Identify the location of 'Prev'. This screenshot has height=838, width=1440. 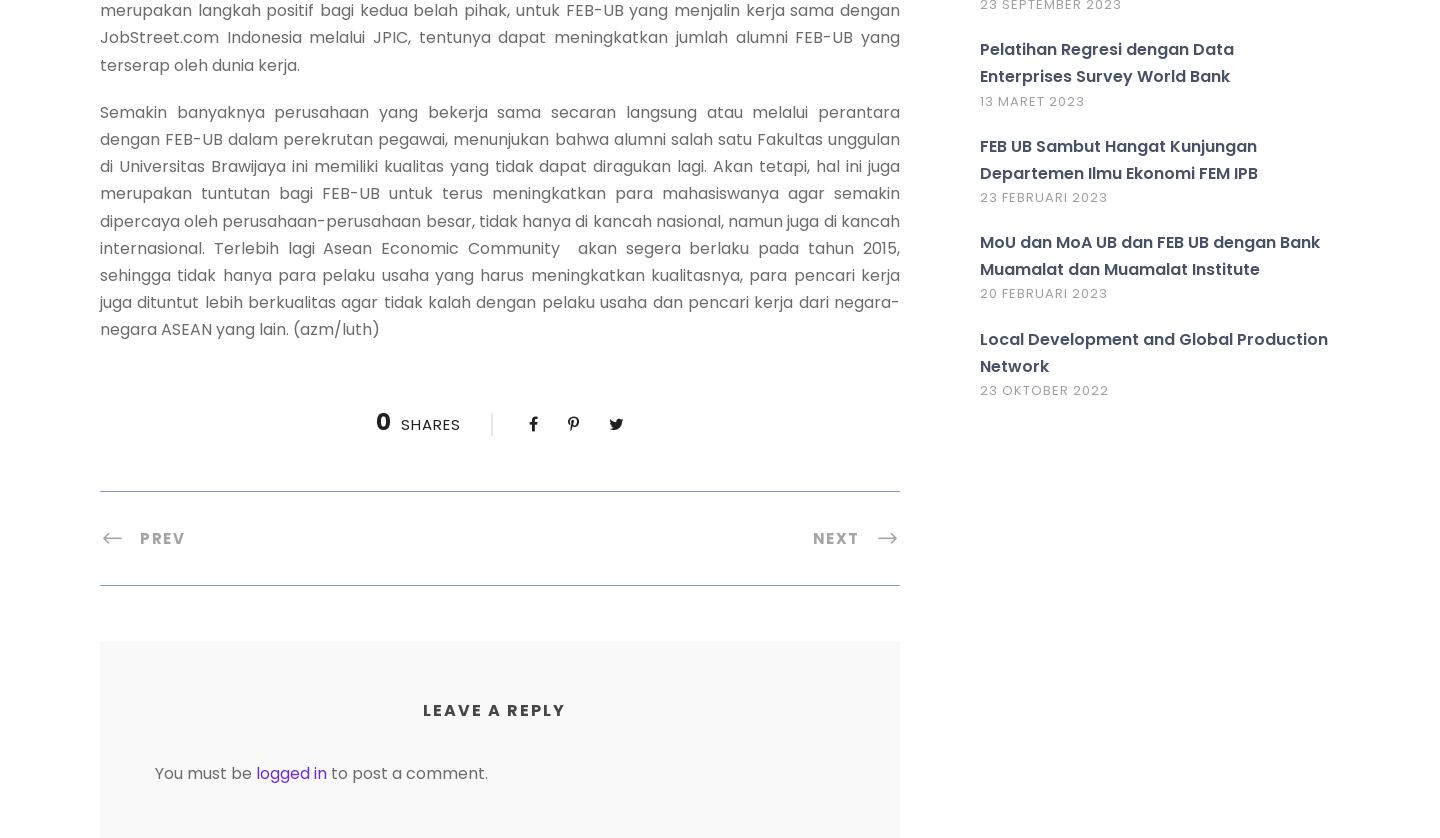
(161, 537).